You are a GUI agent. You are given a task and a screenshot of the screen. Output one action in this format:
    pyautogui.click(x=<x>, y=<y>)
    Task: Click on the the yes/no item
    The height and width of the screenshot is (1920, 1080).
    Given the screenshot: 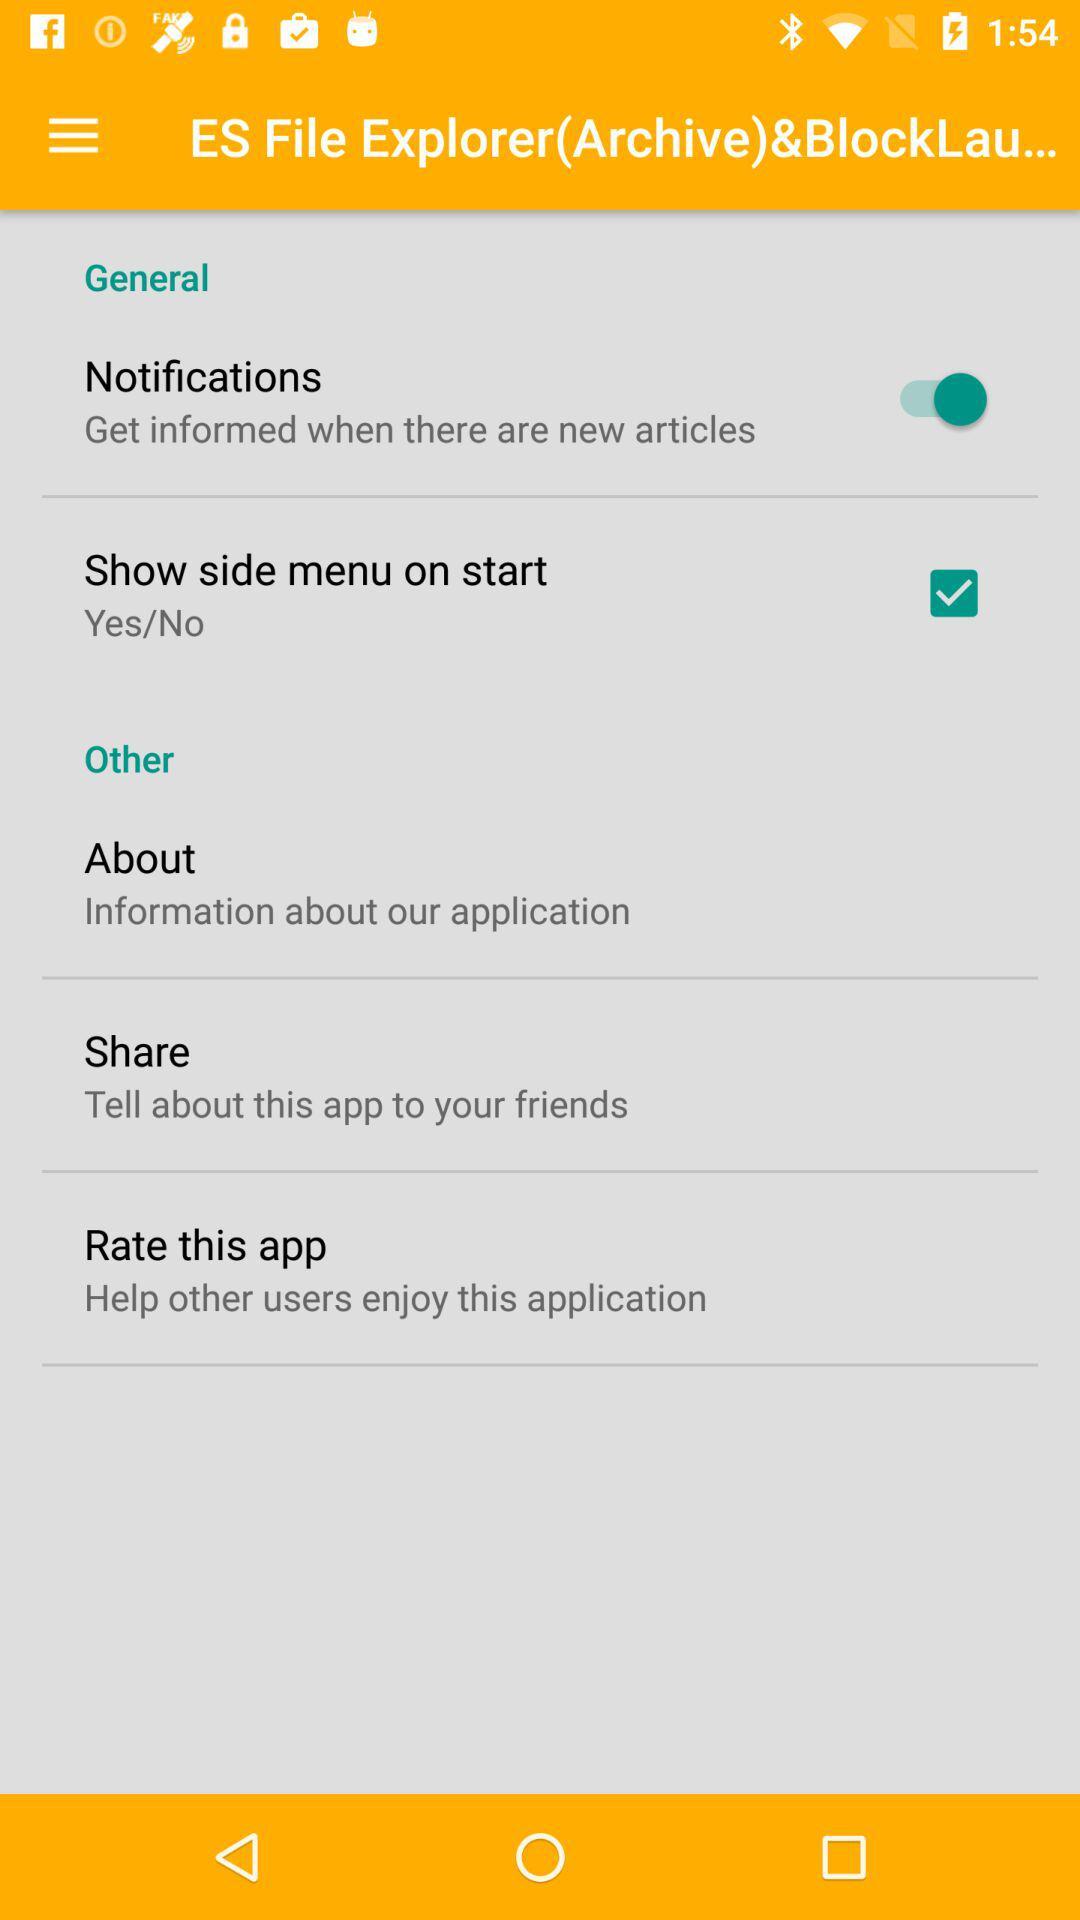 What is the action you would take?
    pyautogui.click(x=143, y=620)
    